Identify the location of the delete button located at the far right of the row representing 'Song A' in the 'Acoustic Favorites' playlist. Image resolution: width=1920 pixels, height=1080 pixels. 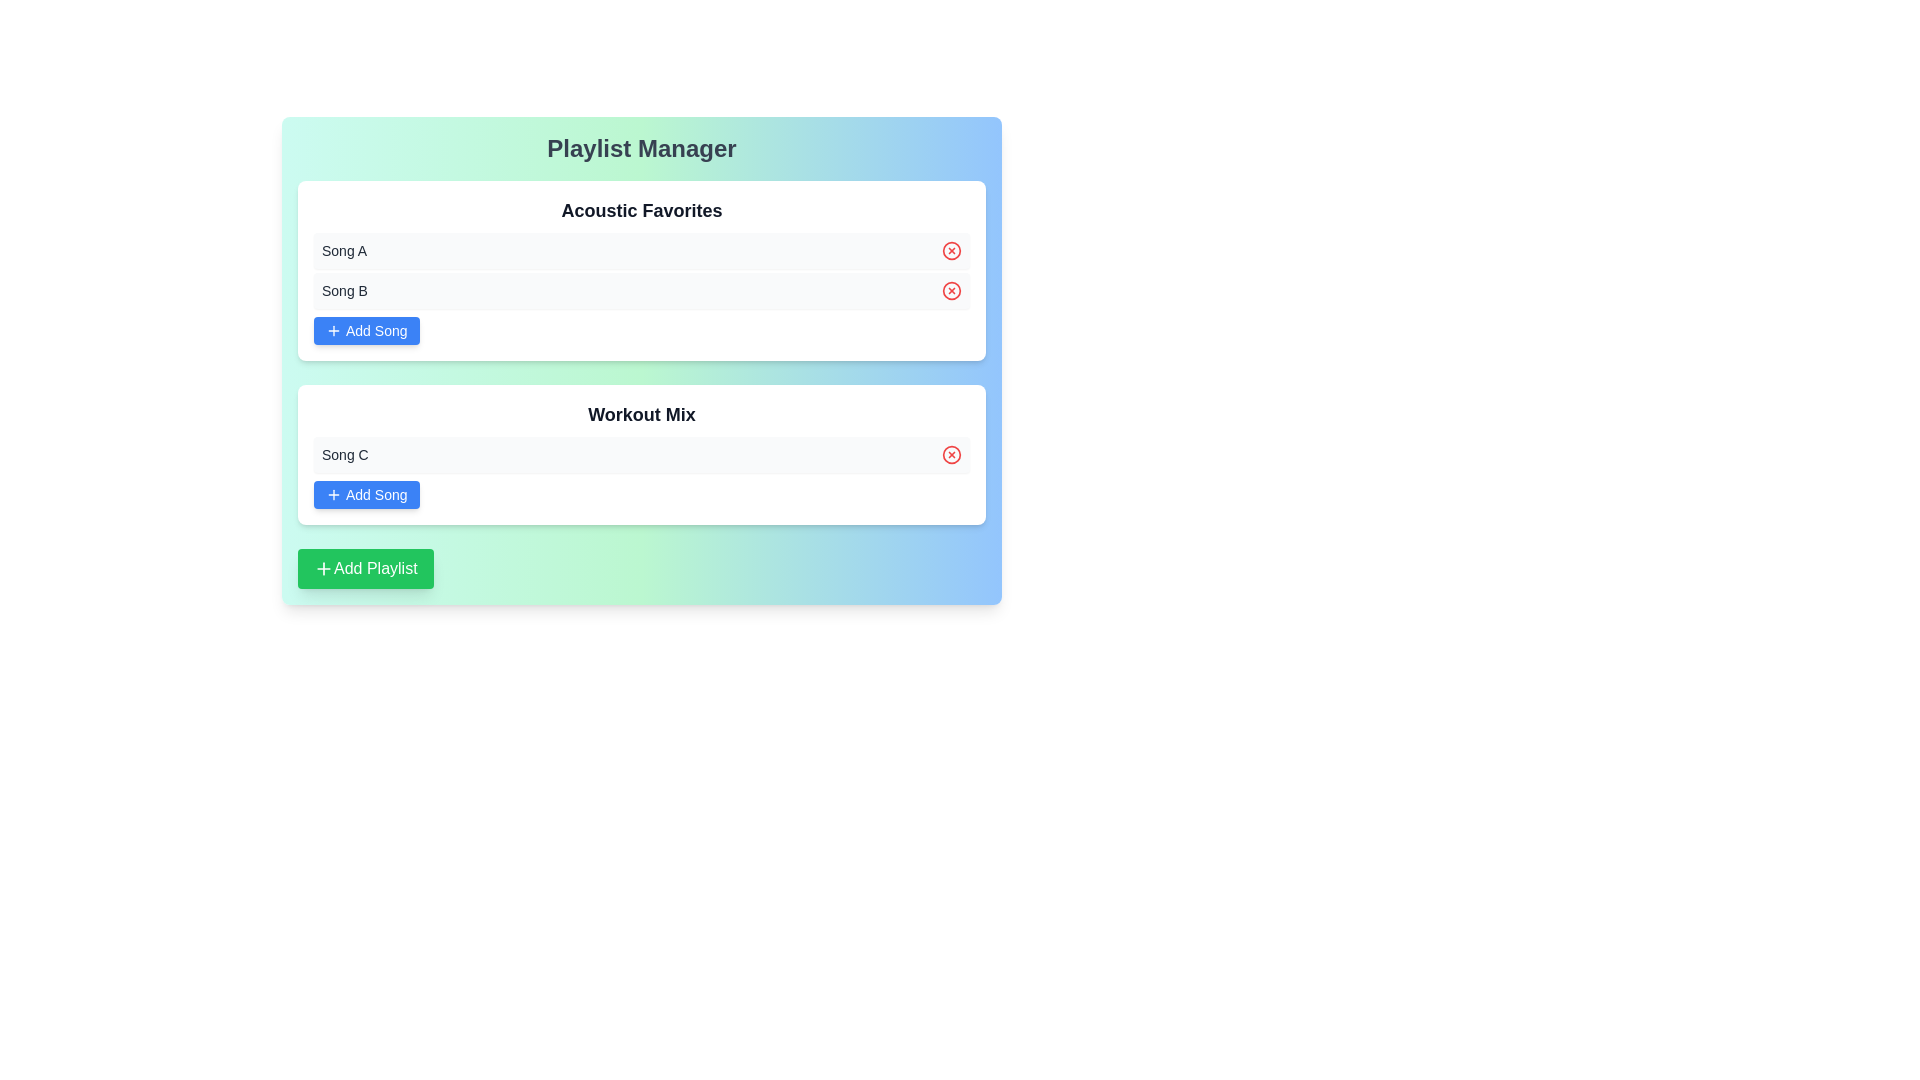
(950, 249).